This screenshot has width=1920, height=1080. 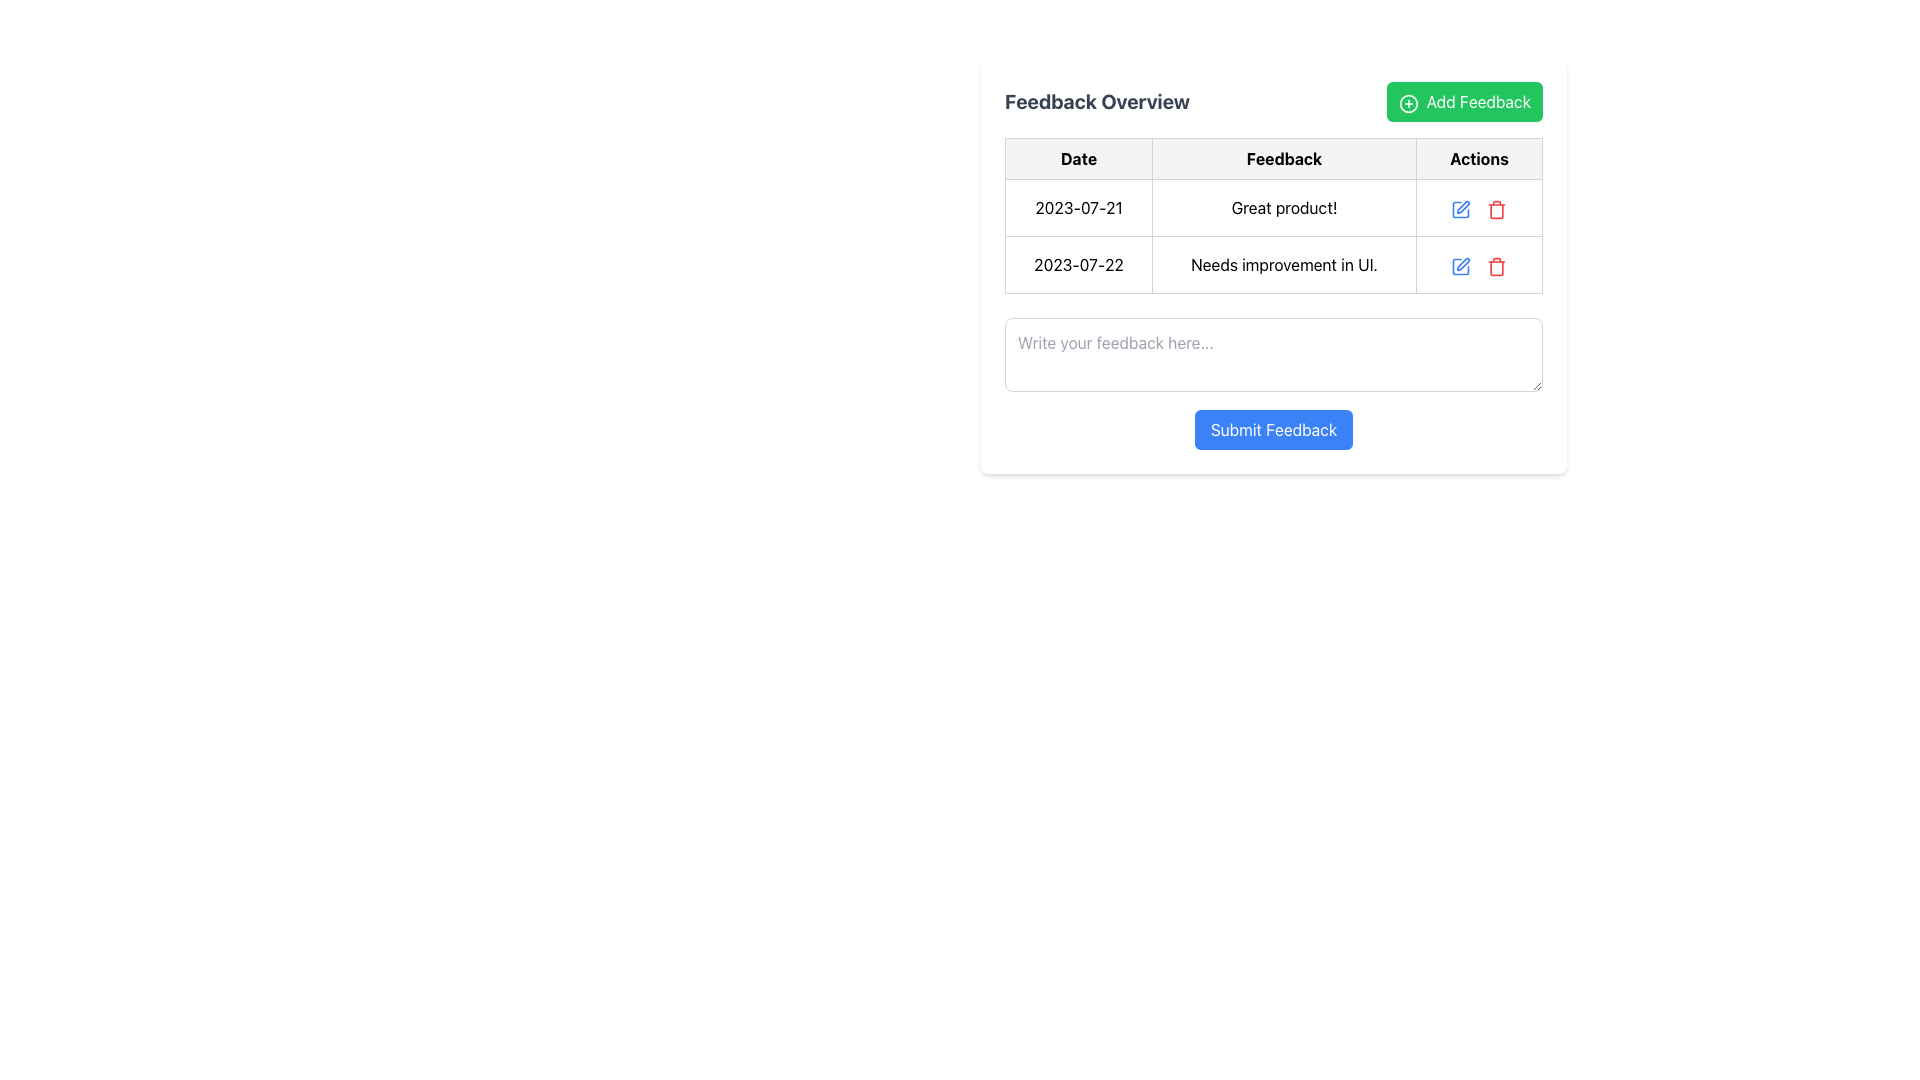 What do you see at coordinates (1407, 103) in the screenshot?
I see `the circular SVG icon with a plus sign located inside the green 'Add Feedback' button at the top-right corner of the application interface` at bounding box center [1407, 103].